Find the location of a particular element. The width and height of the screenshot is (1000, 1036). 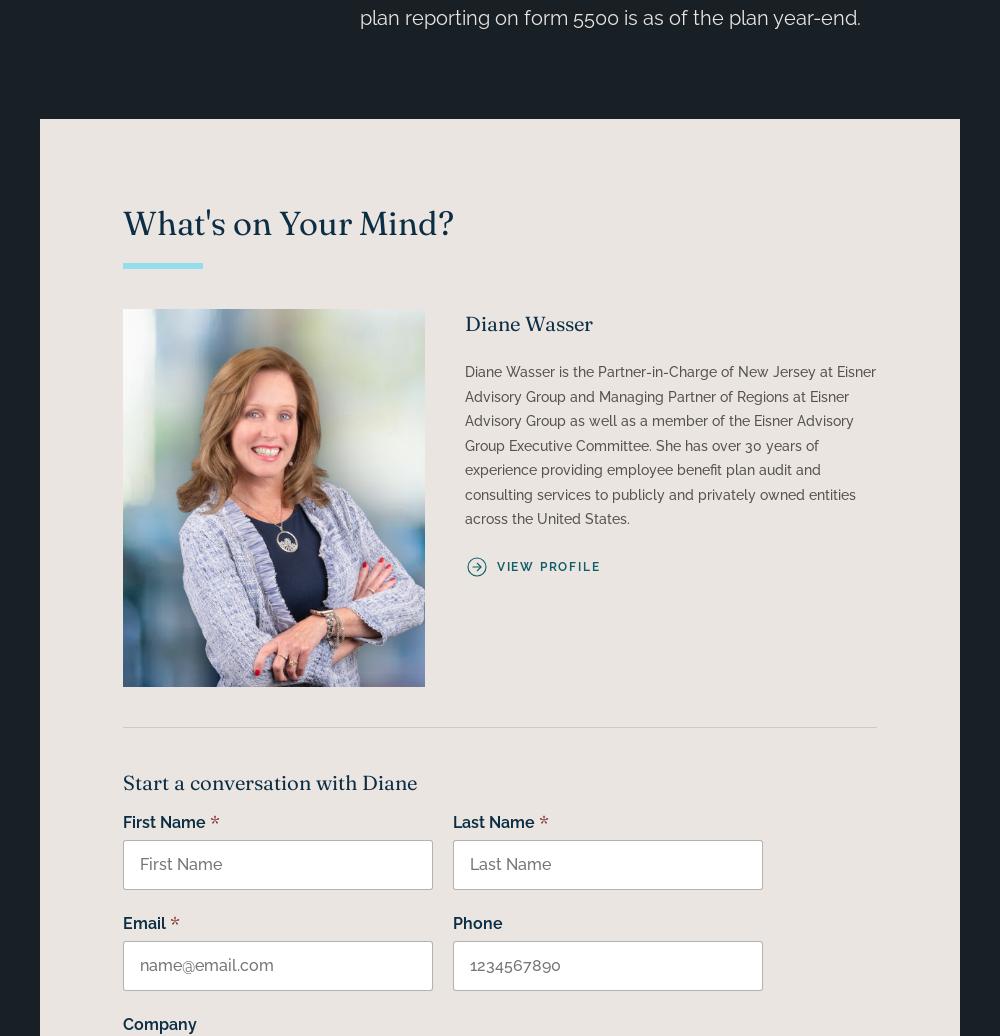

'Diane Wasser is the Partner-in-Charge of New Jersey at Eisner Advisory Group and Managing Partner of Regions at Eisner Advisory Group as well as a member of the Eisner Advisory Group Executive Committee.  She has over 30 years of experience providing employee benefit plan audit and consulting services to publicly and privately owned entities across the United States.' is located at coordinates (669, 445).